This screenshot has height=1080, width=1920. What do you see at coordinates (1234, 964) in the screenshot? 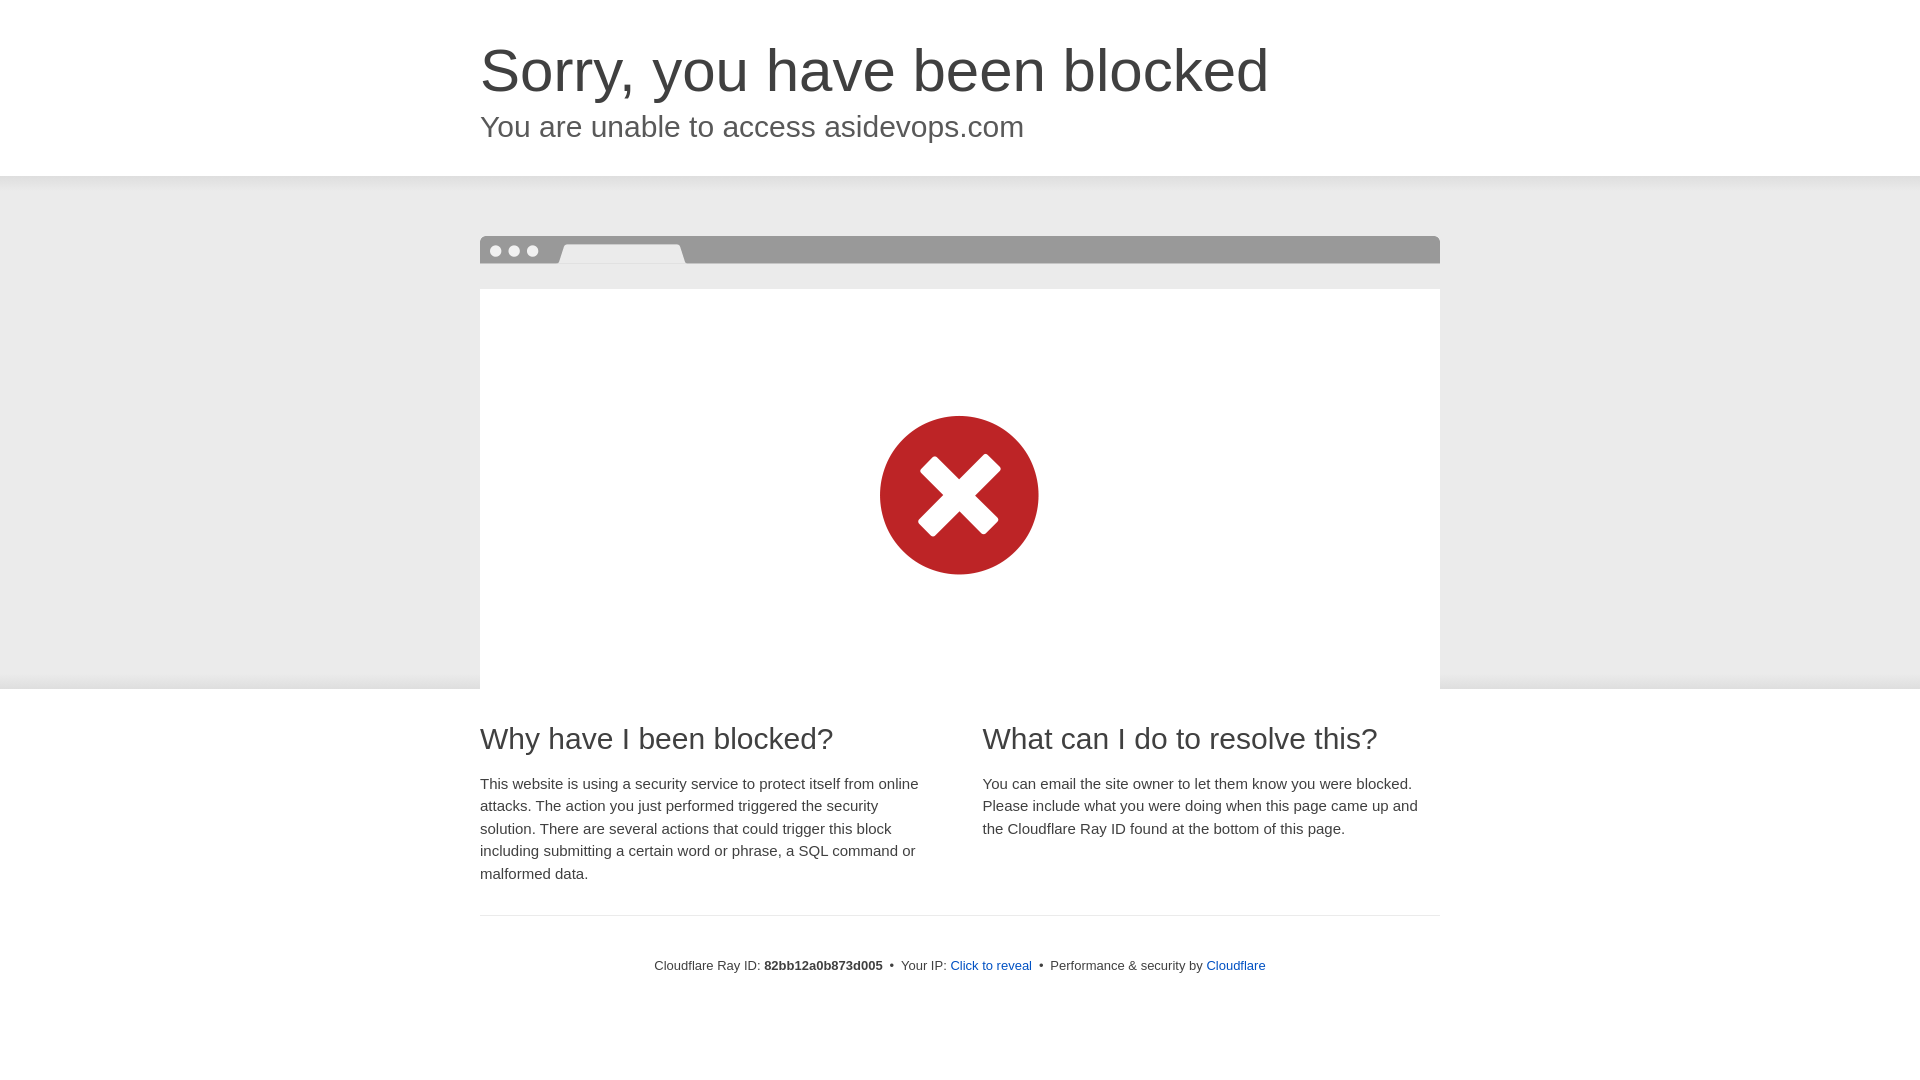
I see `'Cloudflare'` at bounding box center [1234, 964].